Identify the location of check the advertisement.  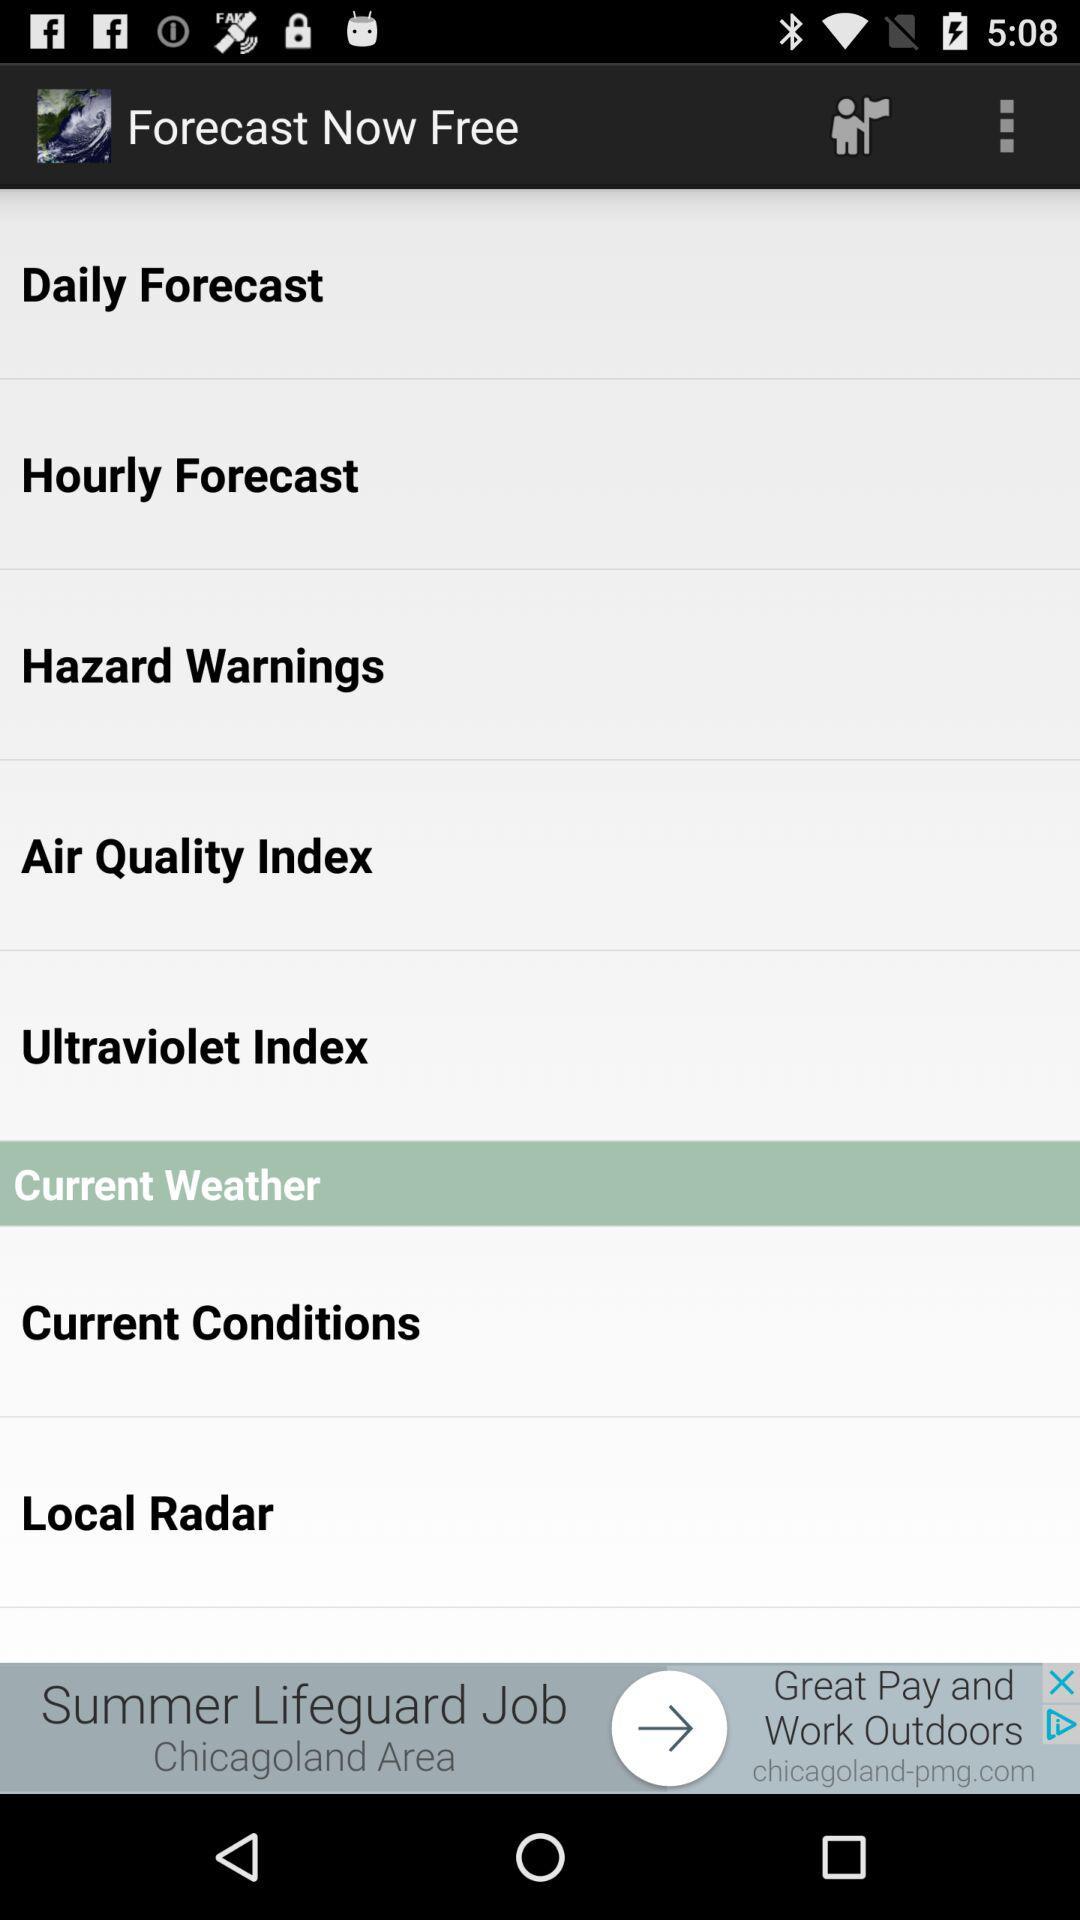
(540, 1727).